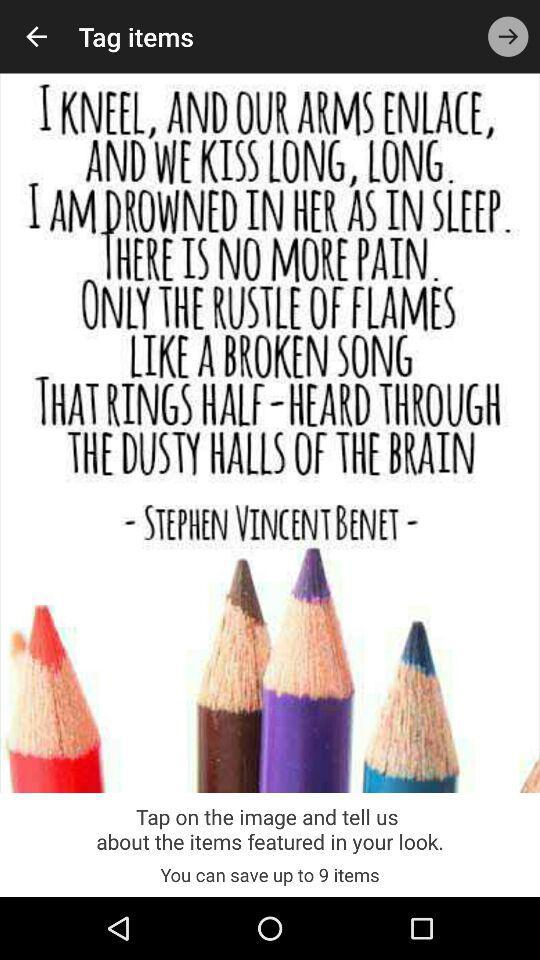 Image resolution: width=540 pixels, height=960 pixels. Describe the element at coordinates (508, 35) in the screenshot. I see `item to the right of tag items icon` at that location.